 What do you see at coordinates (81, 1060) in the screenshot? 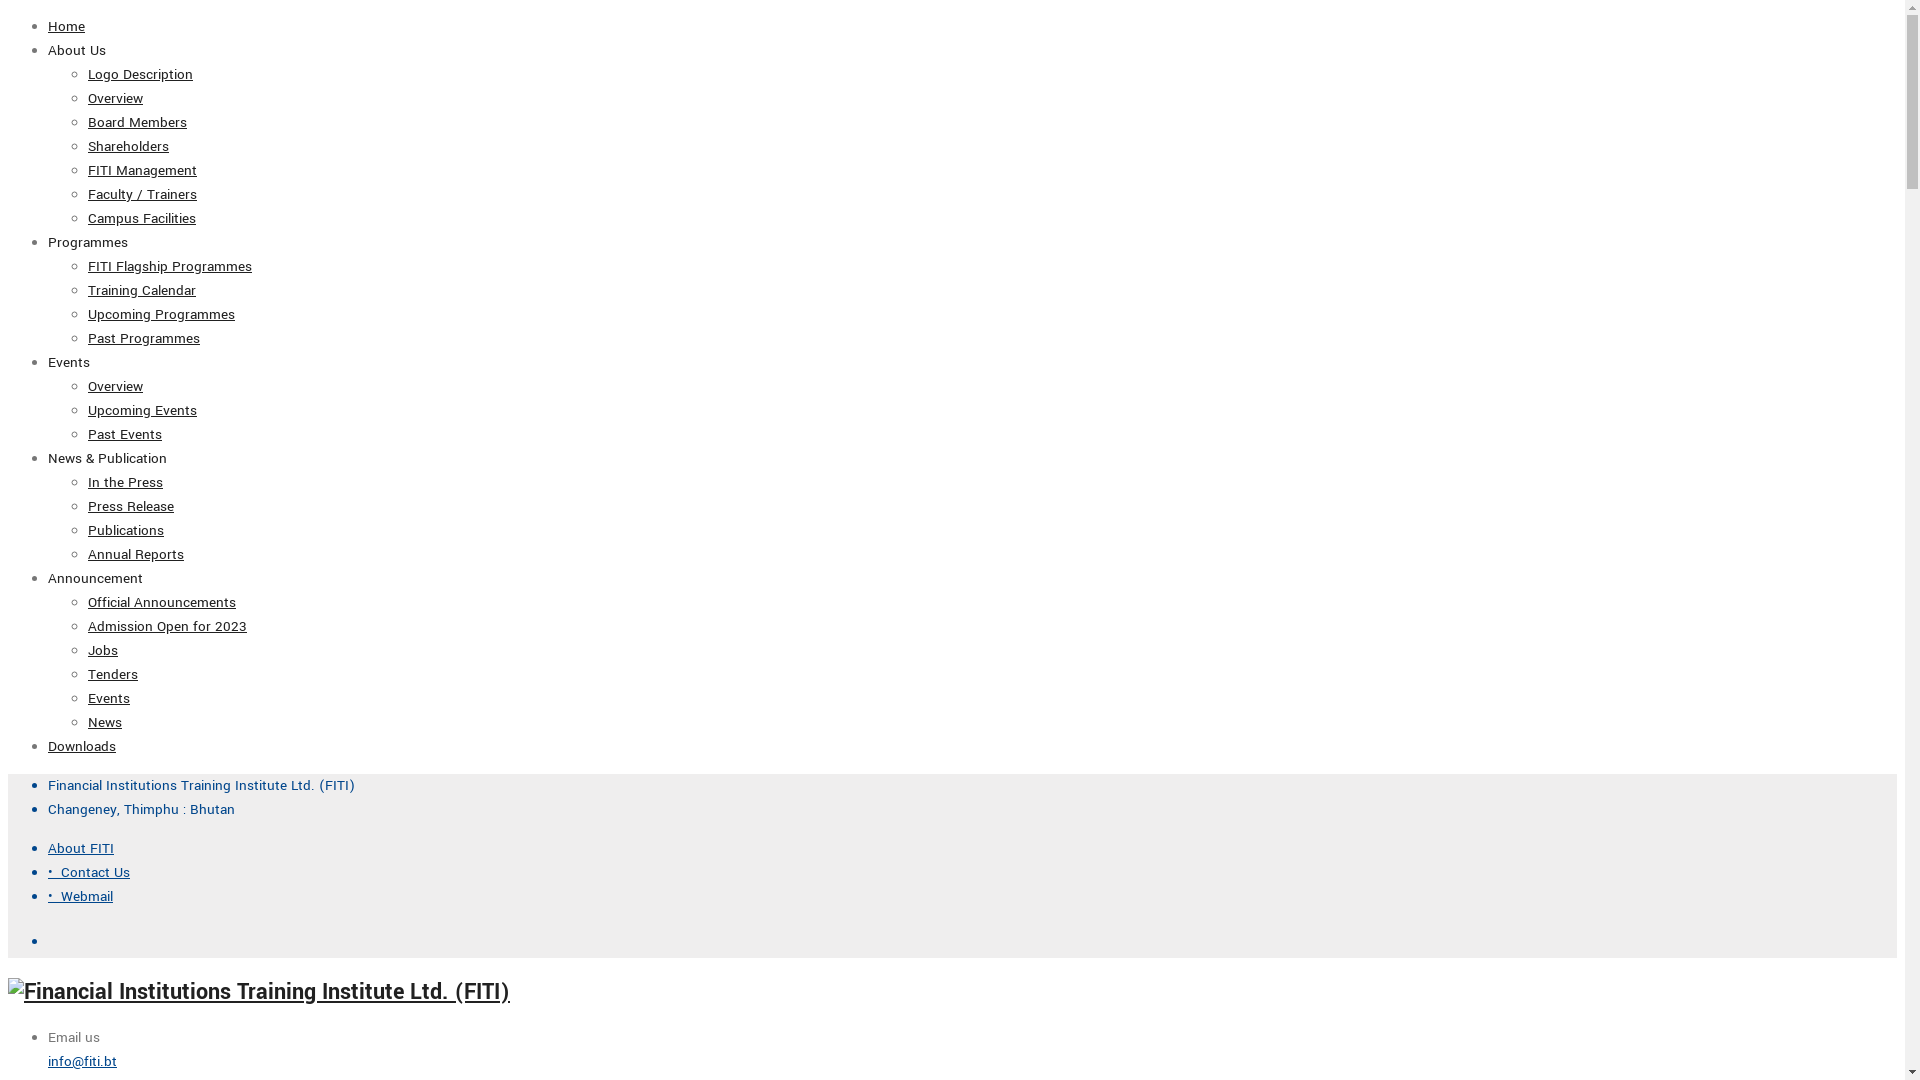
I see `'info@fiti.bt'` at bounding box center [81, 1060].